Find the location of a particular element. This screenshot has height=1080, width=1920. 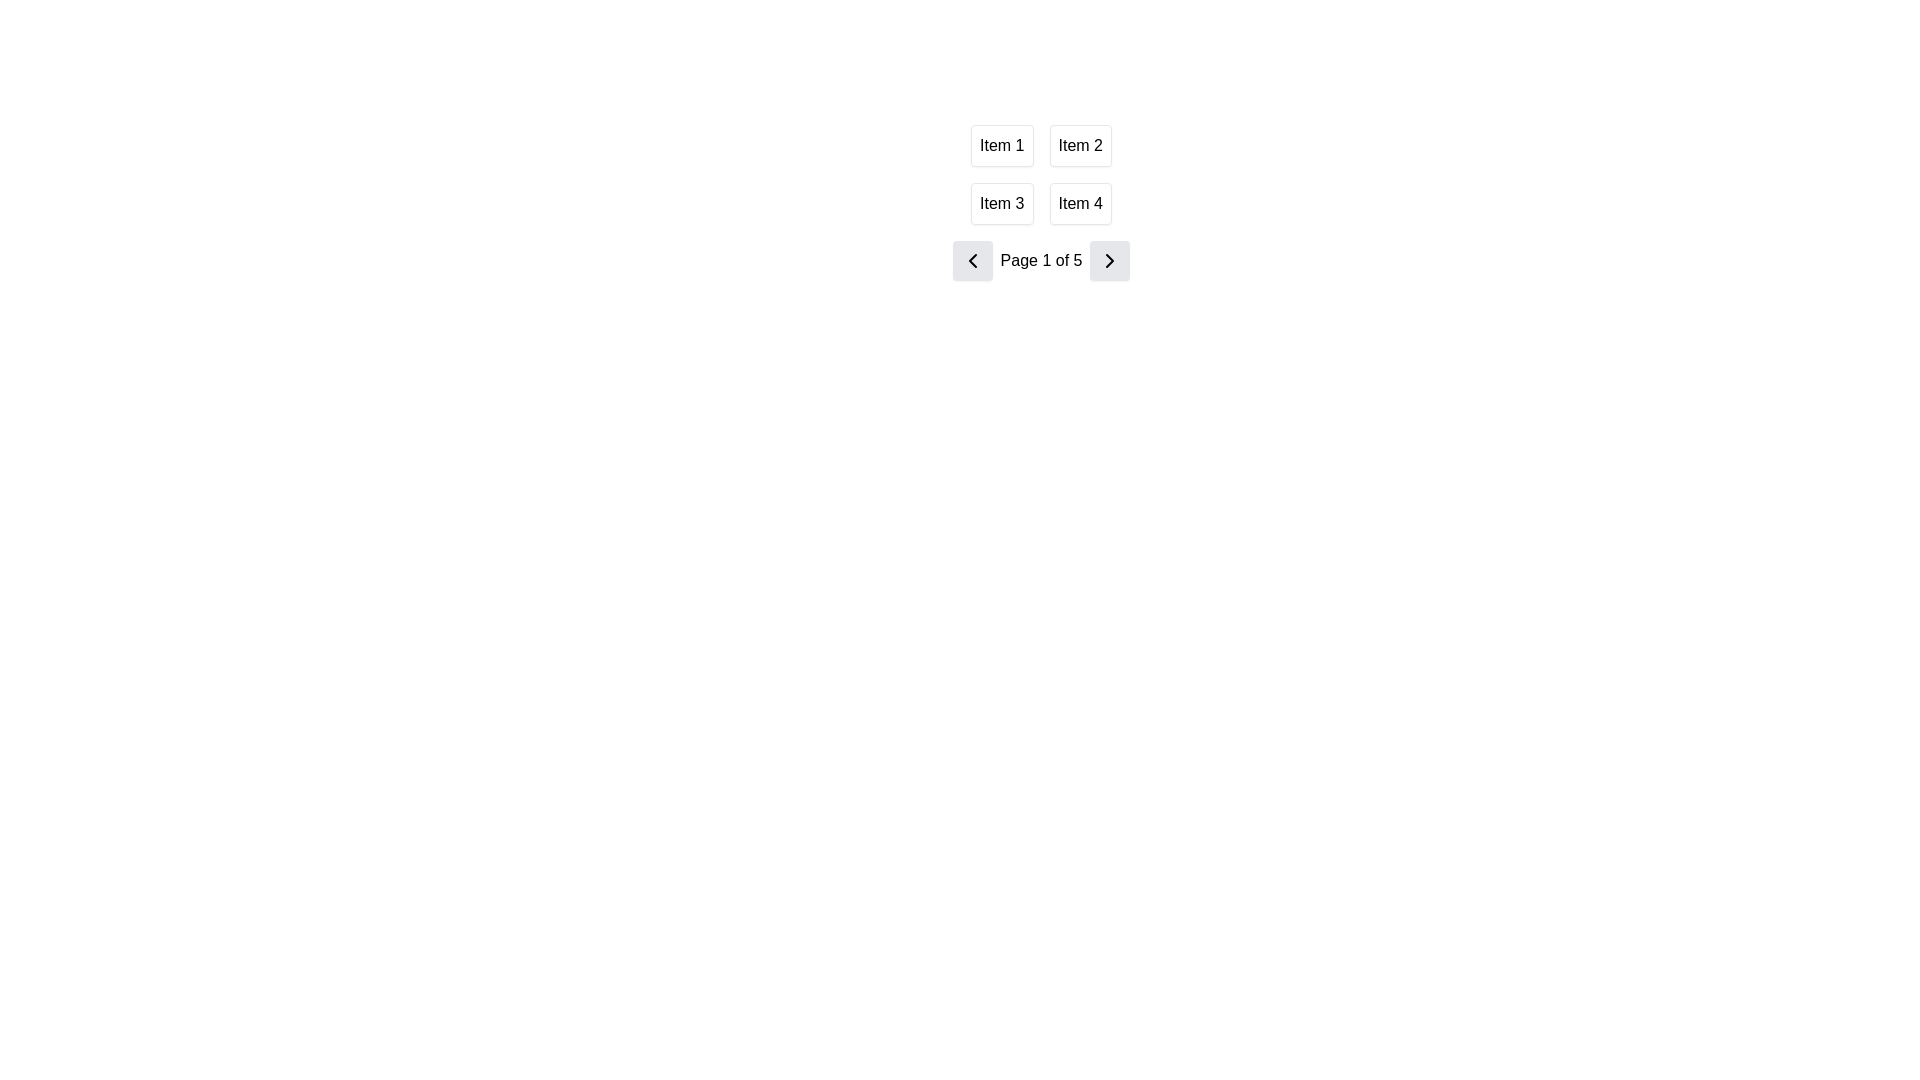

the right-facing chevron icon inside the last button of the pagination bar is located at coordinates (1108, 260).